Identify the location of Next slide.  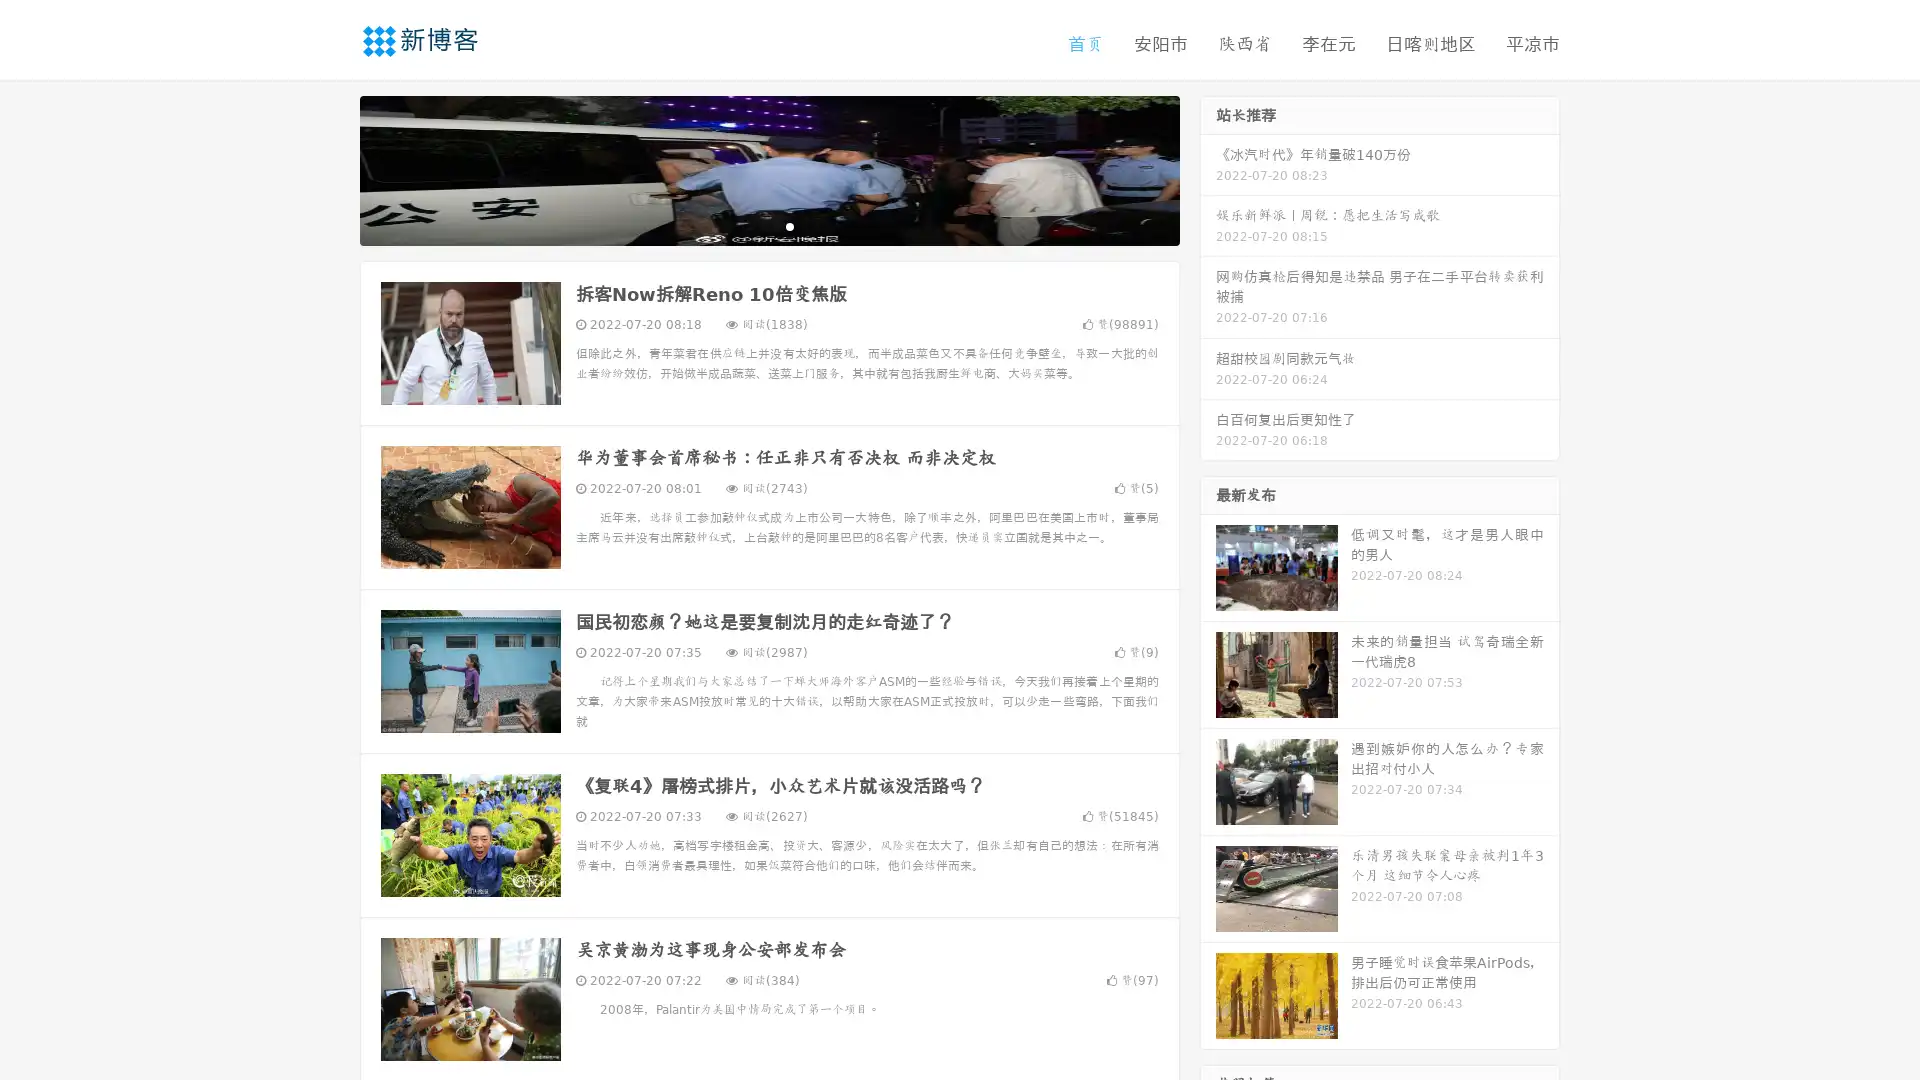
(1208, 168).